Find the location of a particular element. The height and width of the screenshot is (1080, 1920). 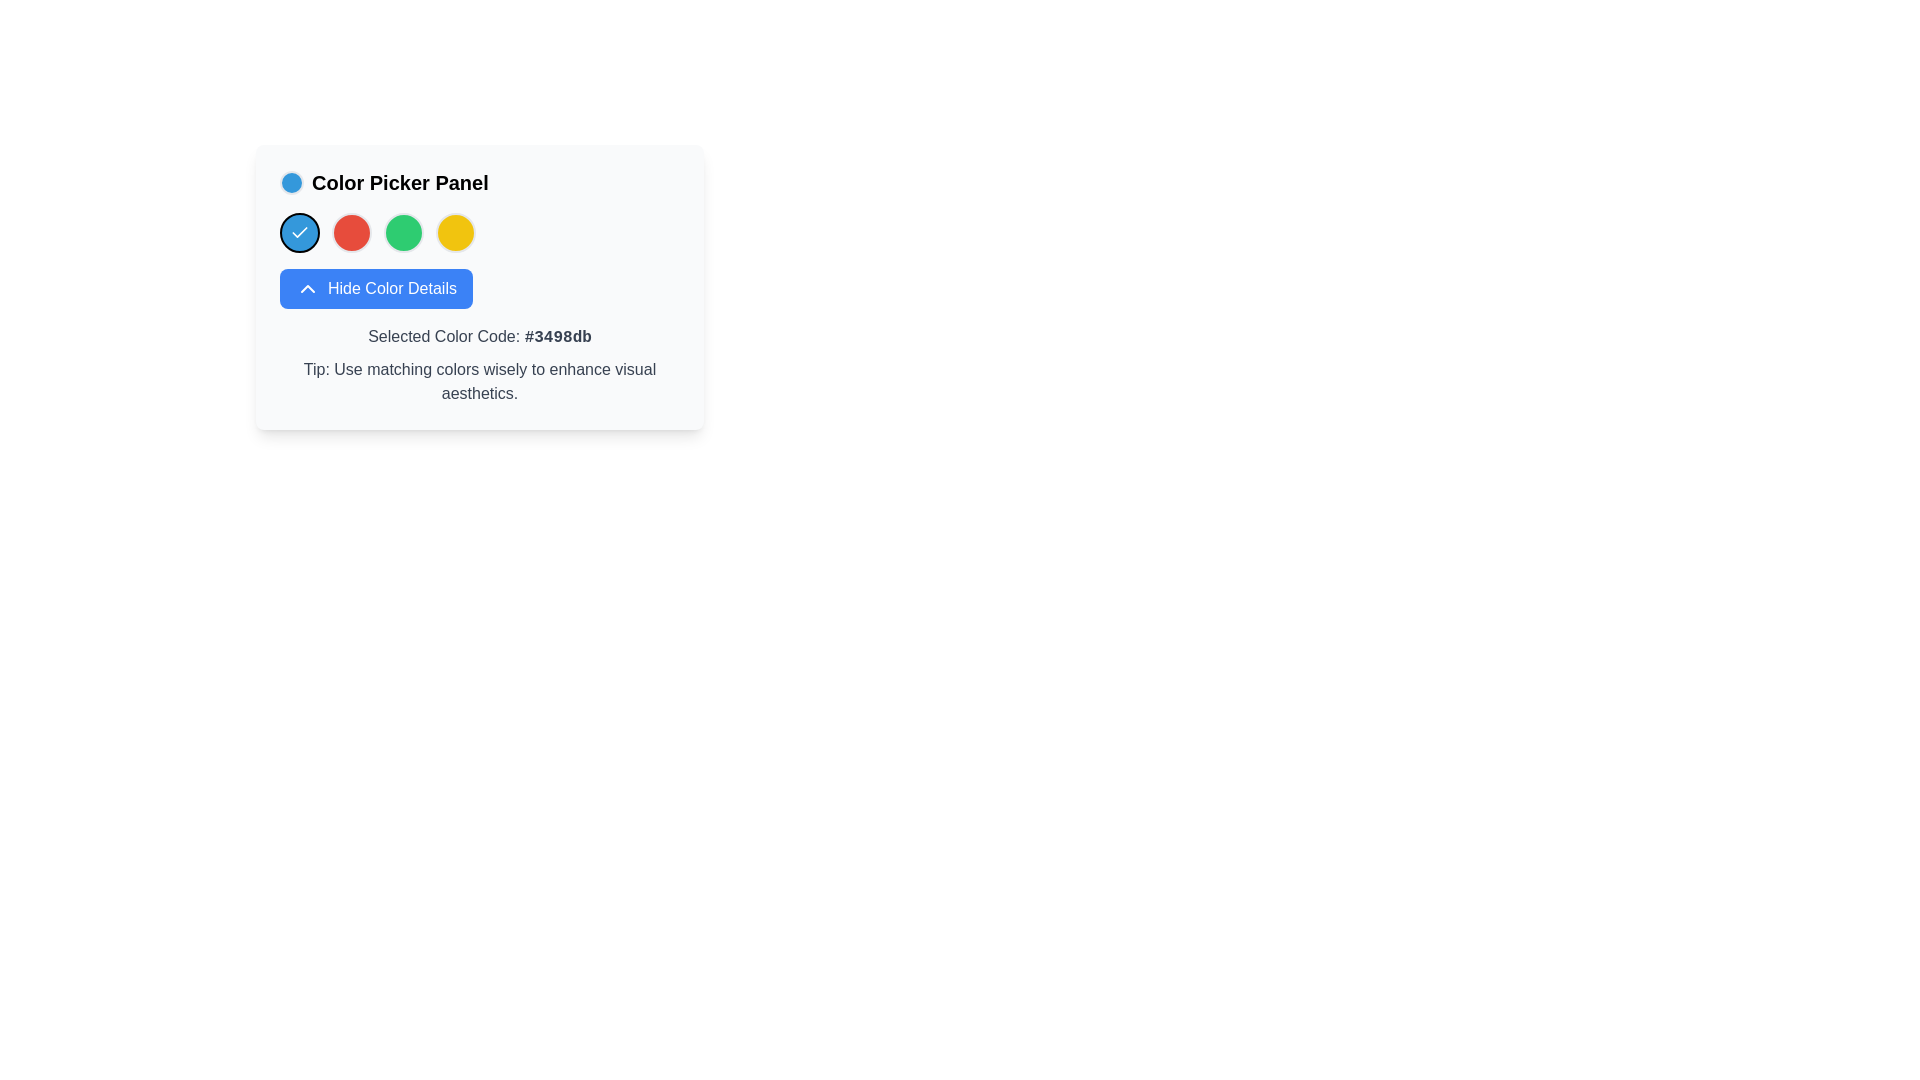

the circular Color selection button with a yellow background, positioned as the fifth circle in the Color Picker Panel is located at coordinates (455, 231).